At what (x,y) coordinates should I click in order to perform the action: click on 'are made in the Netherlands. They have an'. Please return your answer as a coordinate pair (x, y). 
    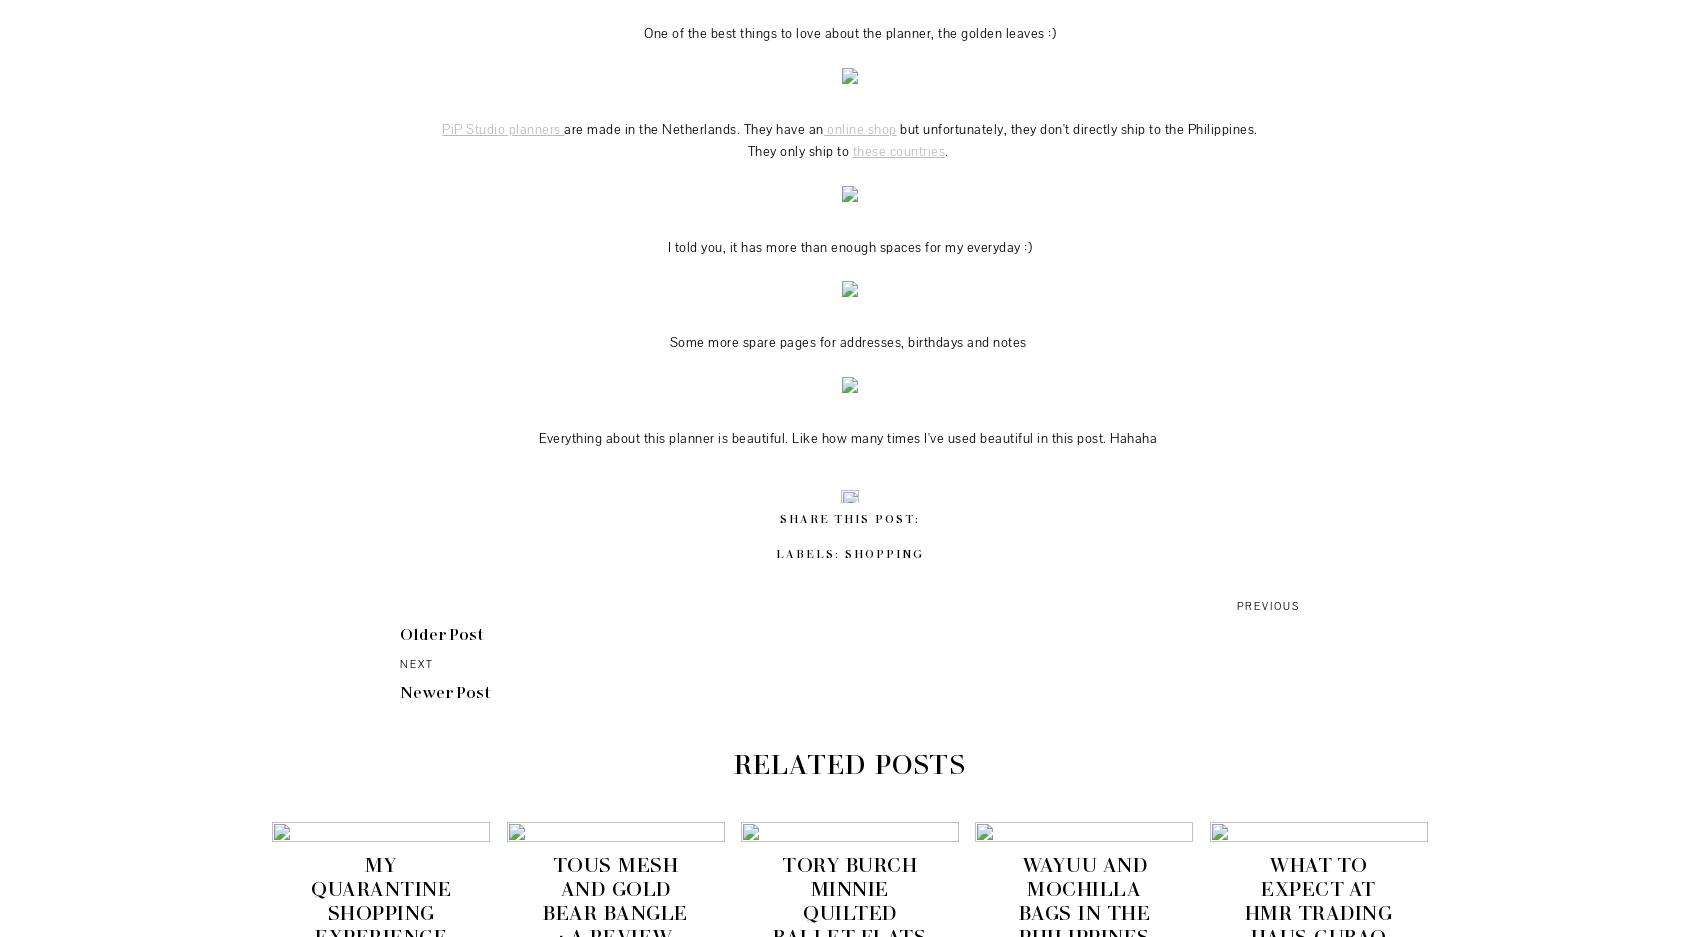
    Looking at the image, I should click on (693, 129).